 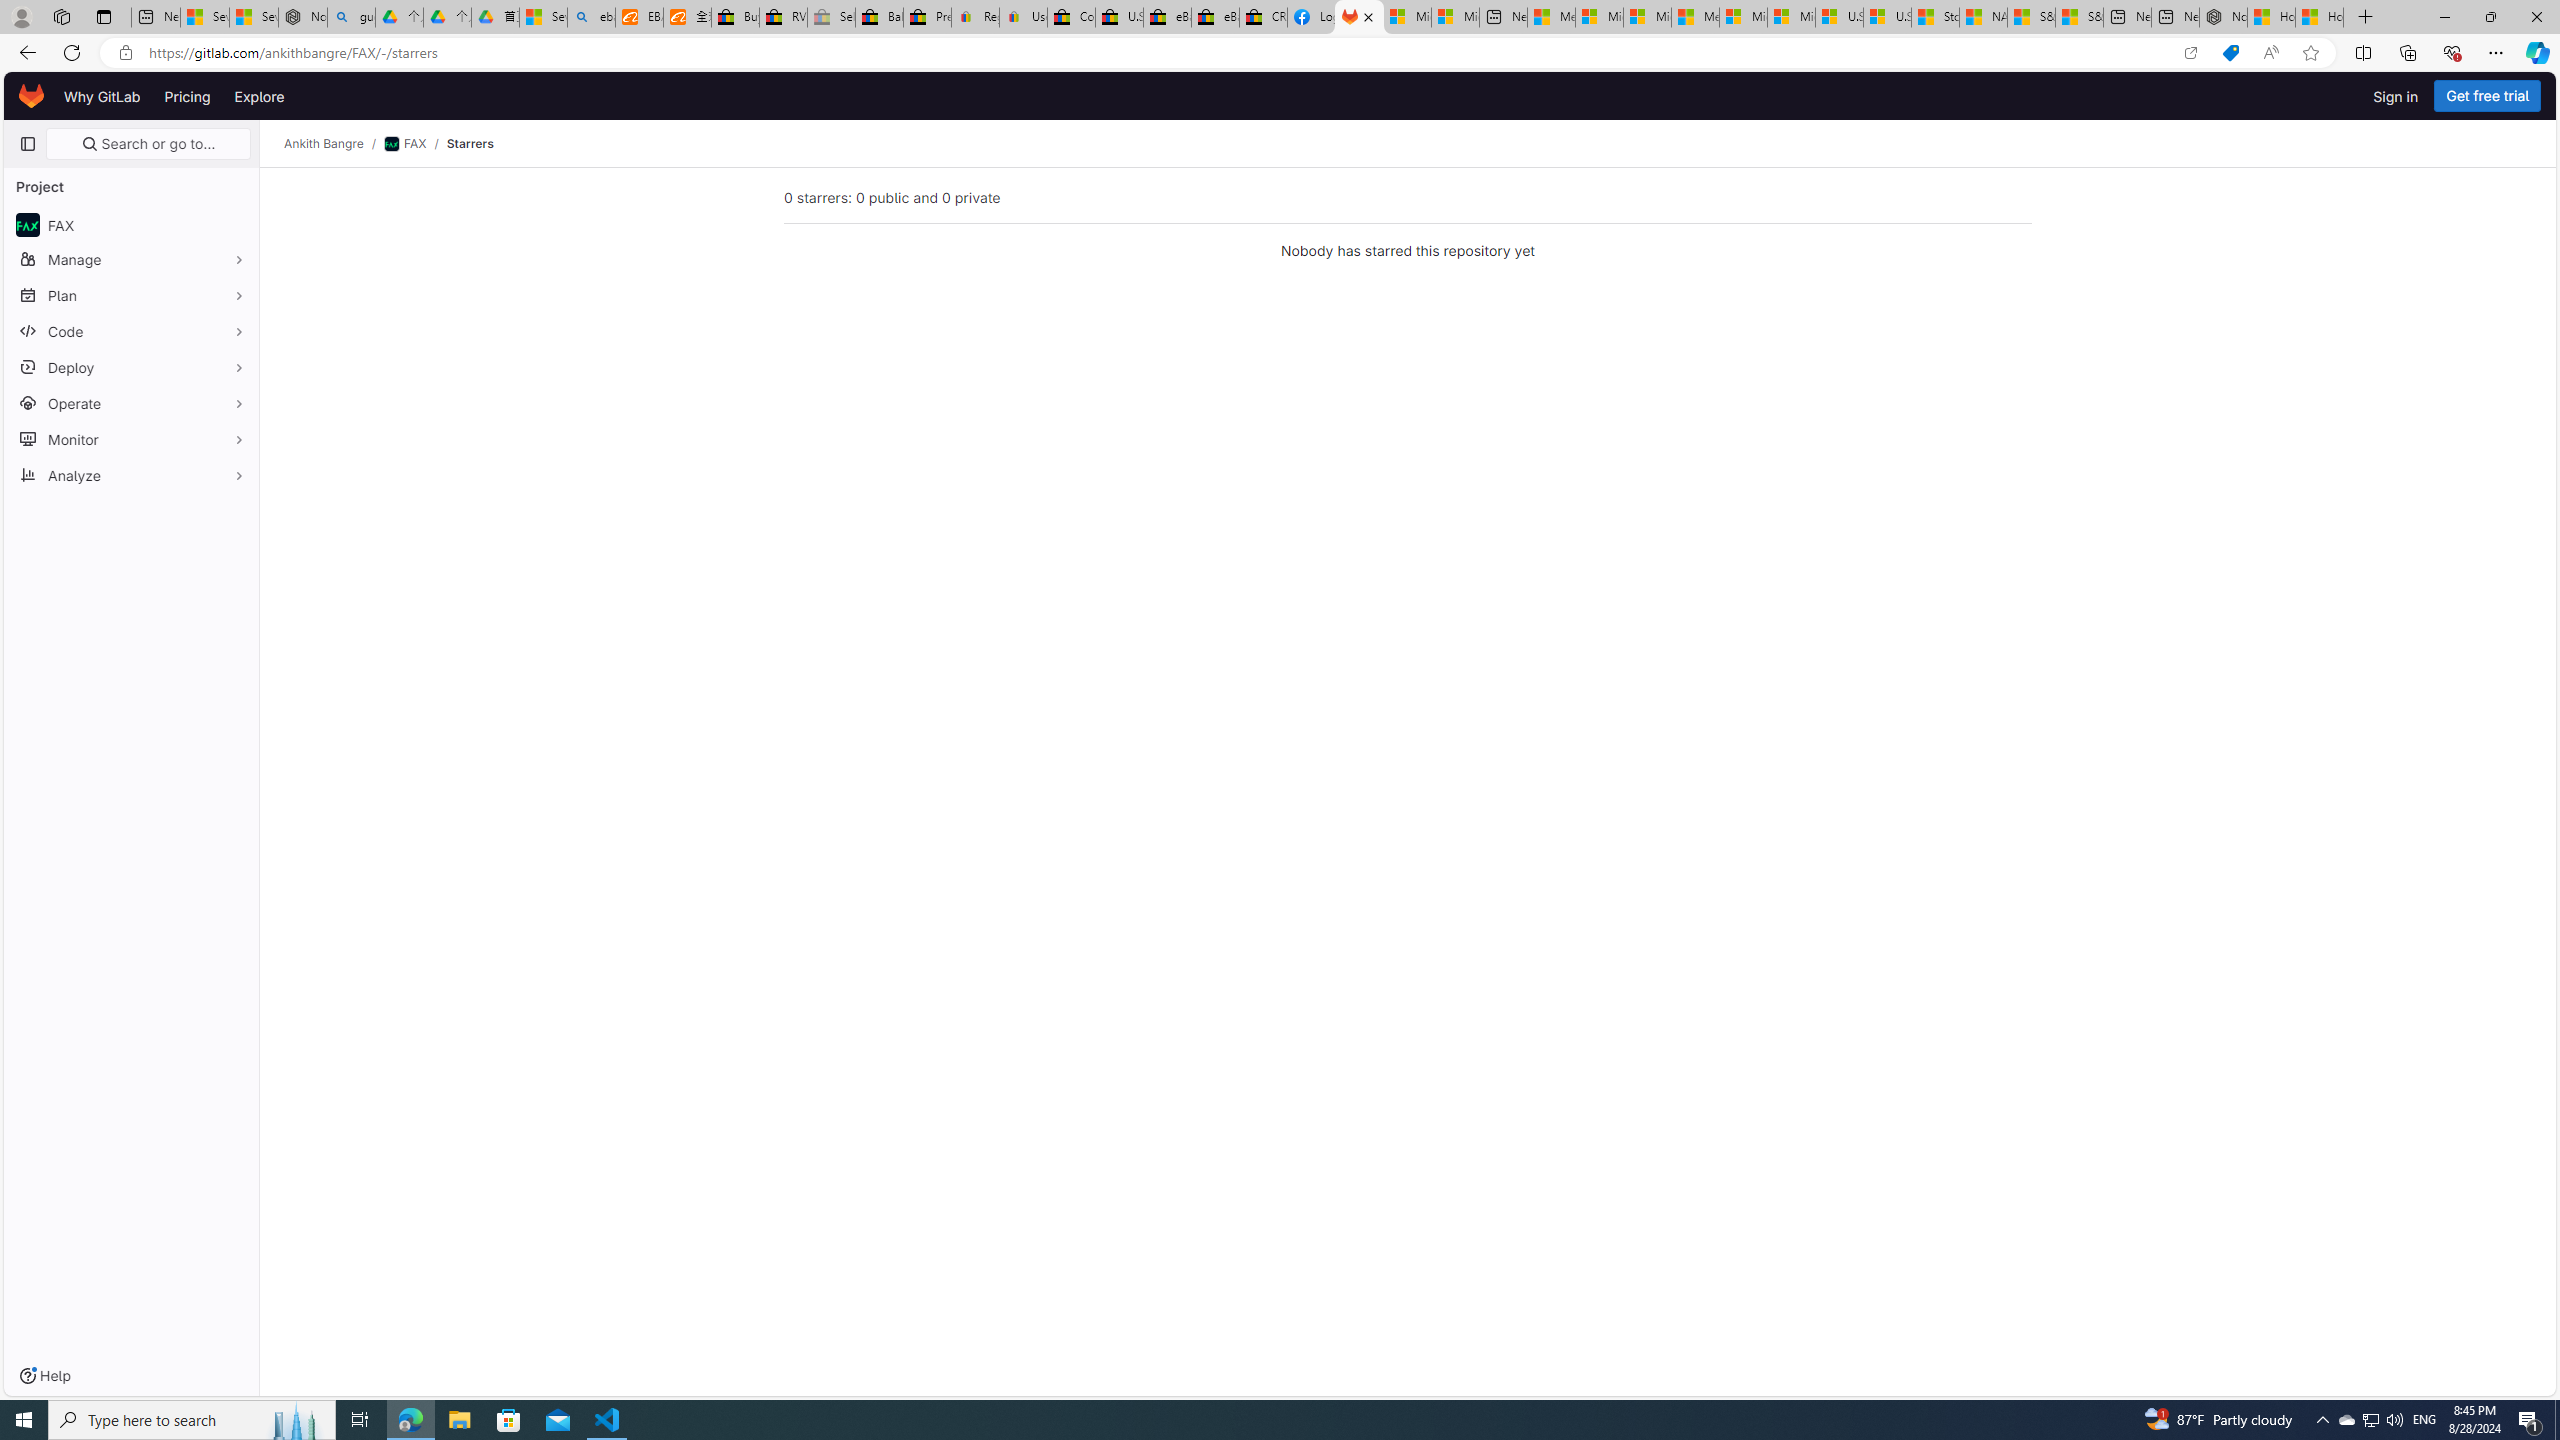 I want to click on 'Minimize', so click(x=2443, y=16).